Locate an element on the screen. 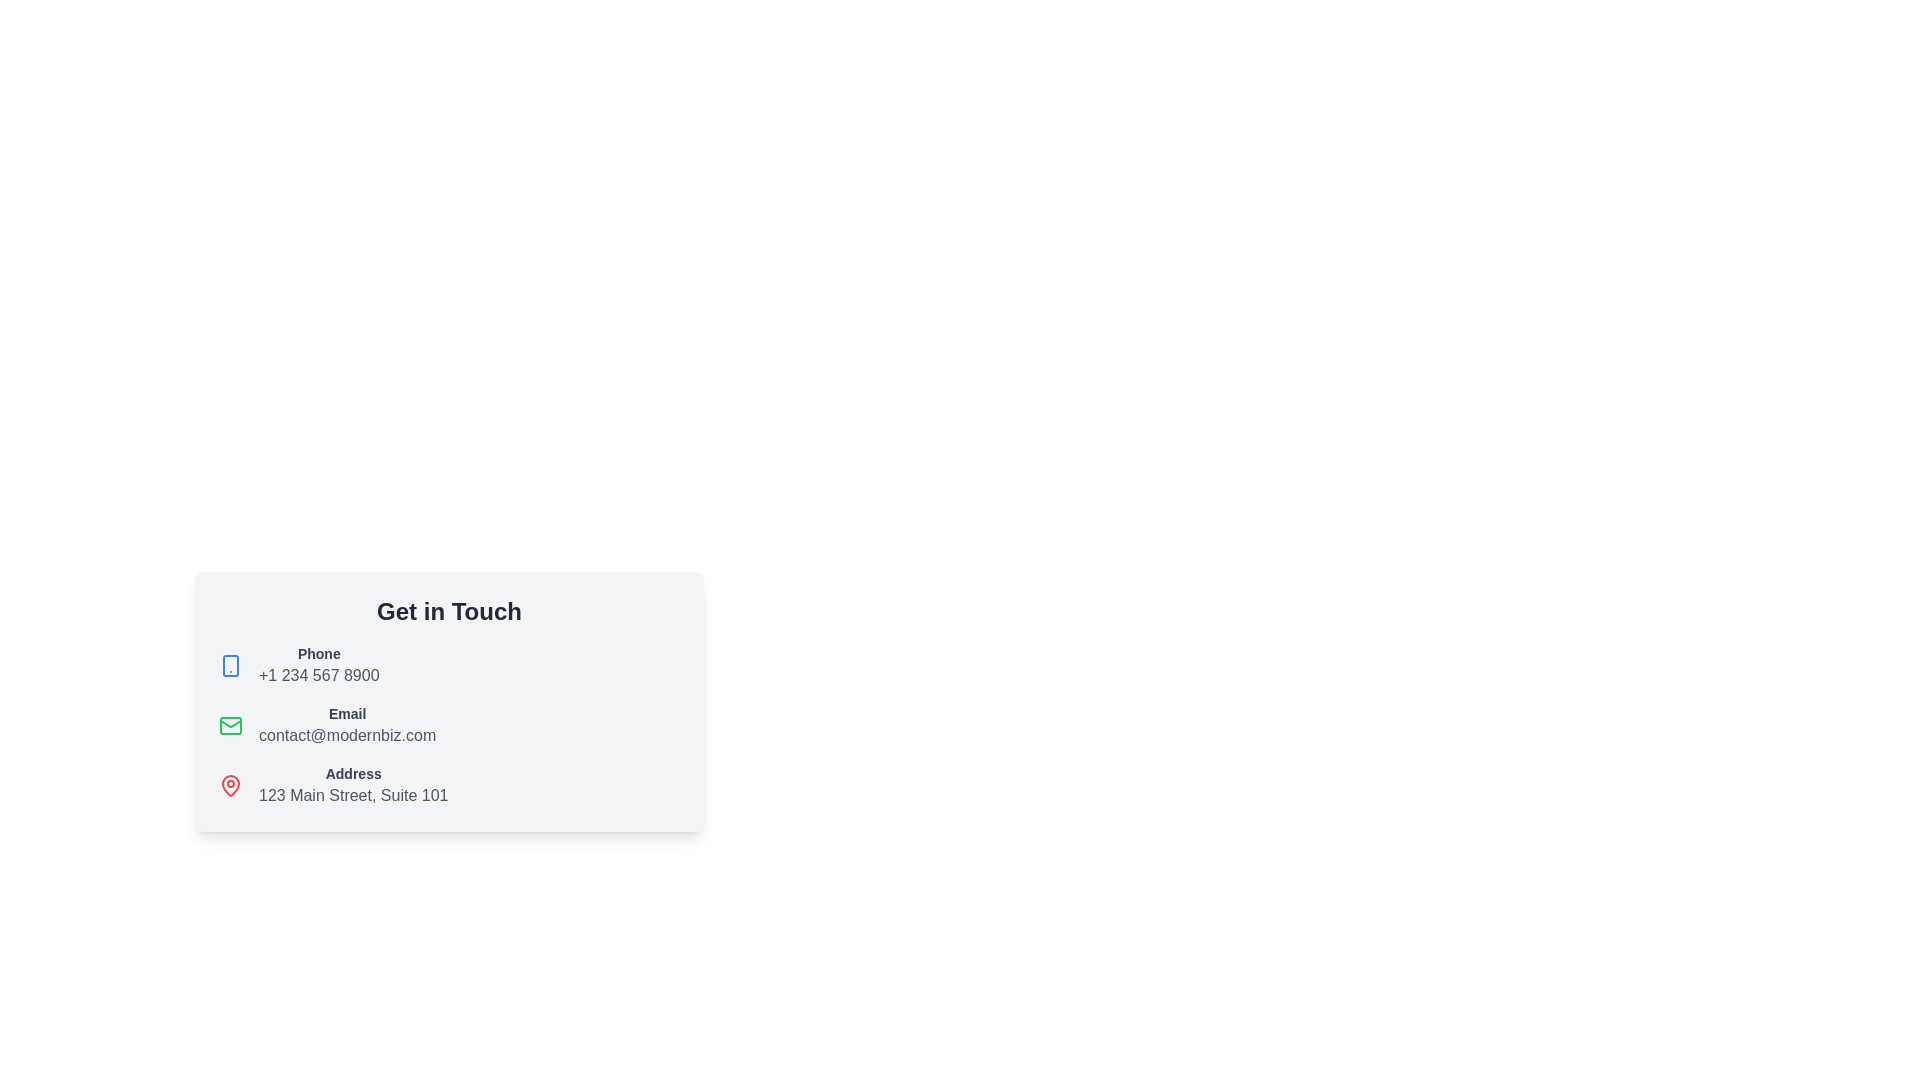 This screenshot has width=1920, height=1080. the email address within the 'Get in Touch' informational card is located at coordinates (448, 724).